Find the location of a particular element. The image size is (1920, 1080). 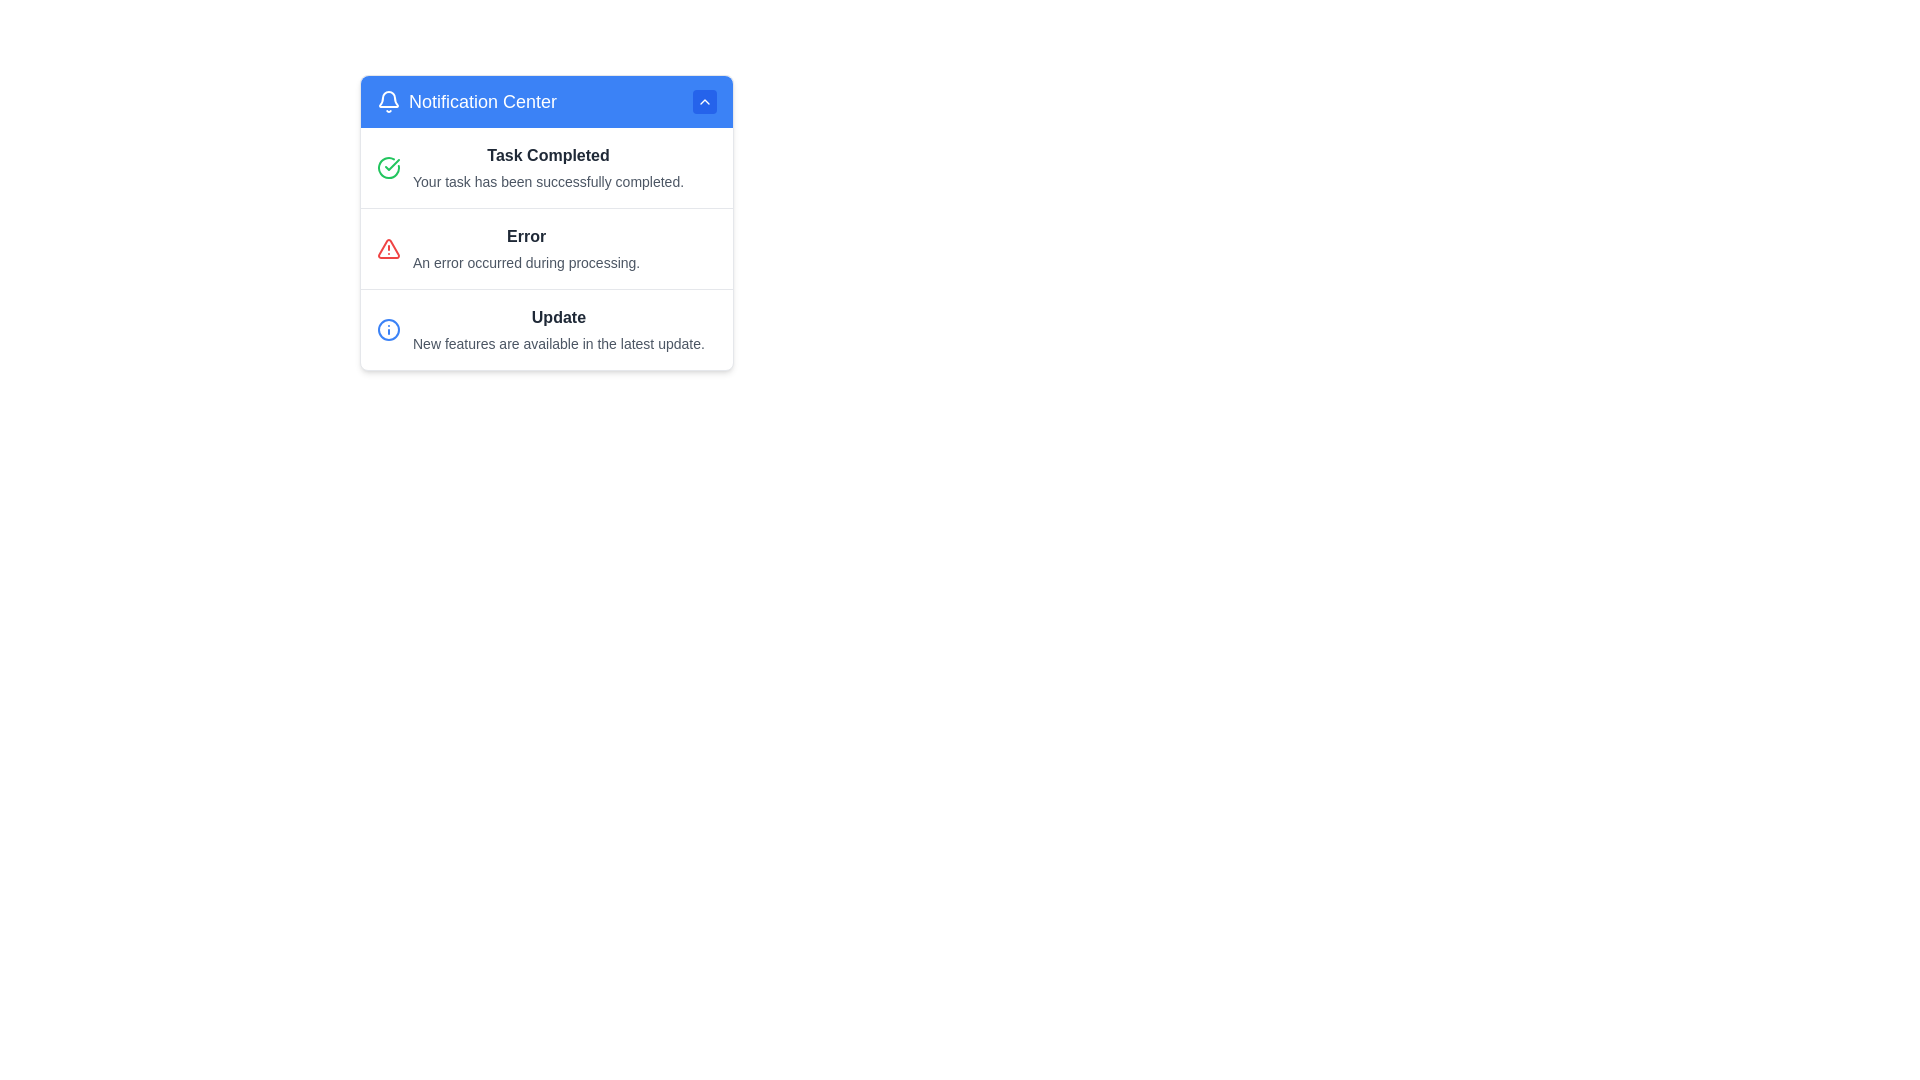

the text block displaying the message 'New features are available in the latest update.' which is styled in a smaller gray font and located directly below the bolded 'Update' text is located at coordinates (558, 342).